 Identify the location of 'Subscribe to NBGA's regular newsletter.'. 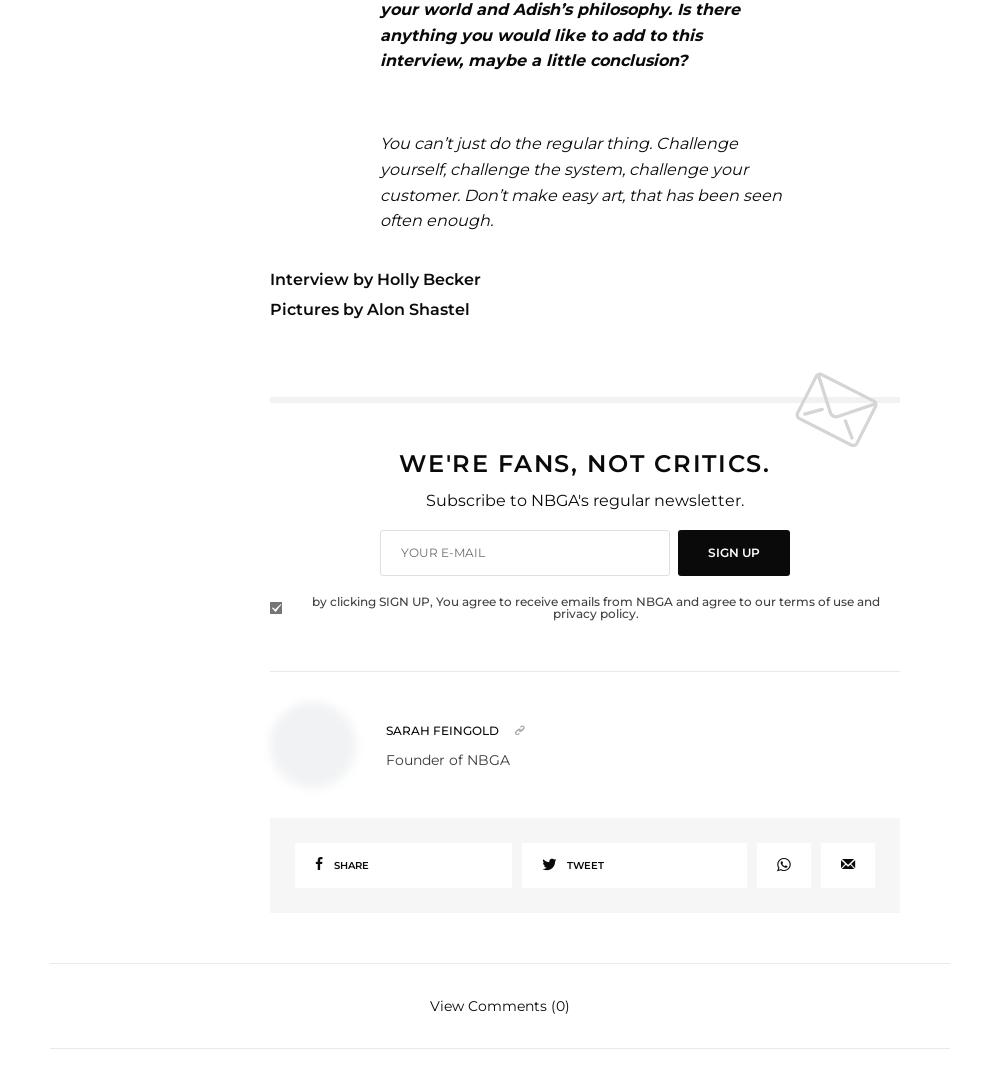
(583, 500).